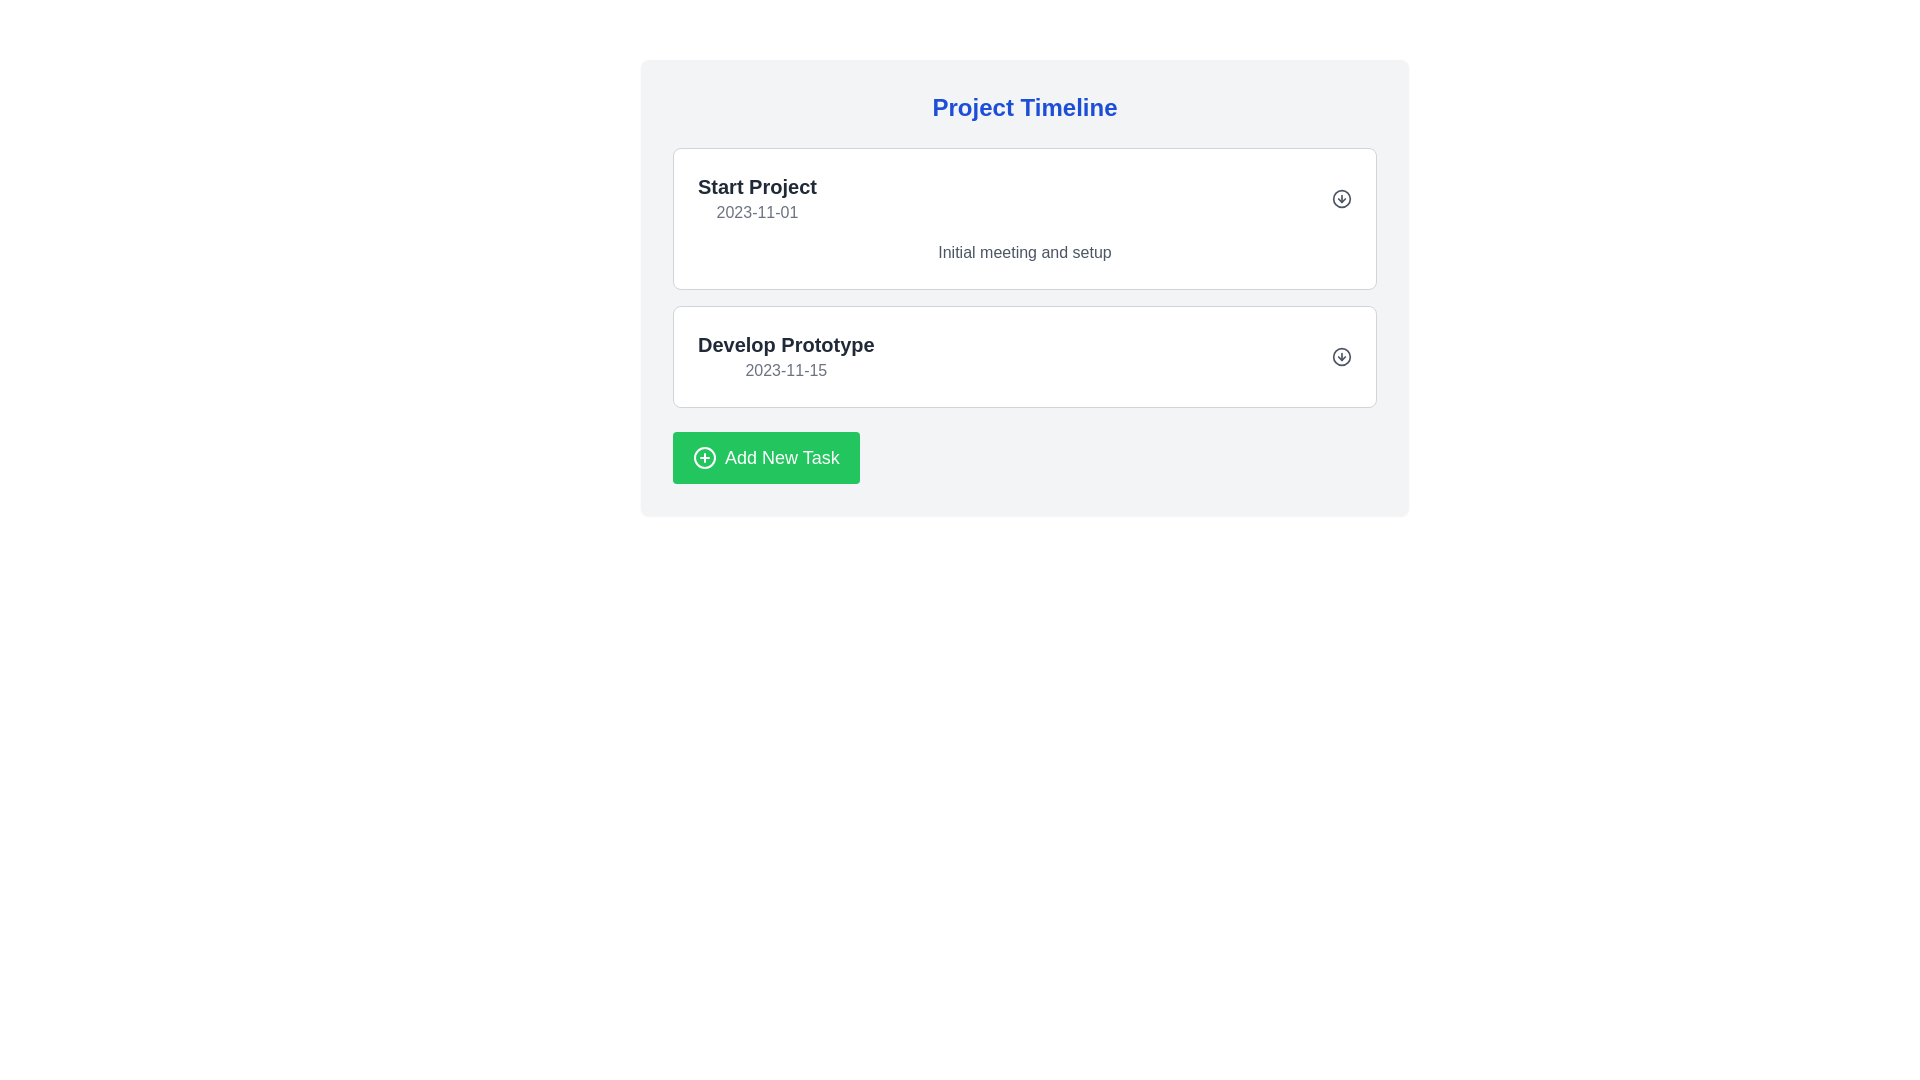 The width and height of the screenshot is (1920, 1080). I want to click on the circular button icon with a downward arrow located at the top-right corner of the 'Start Project' section, so click(1342, 199).